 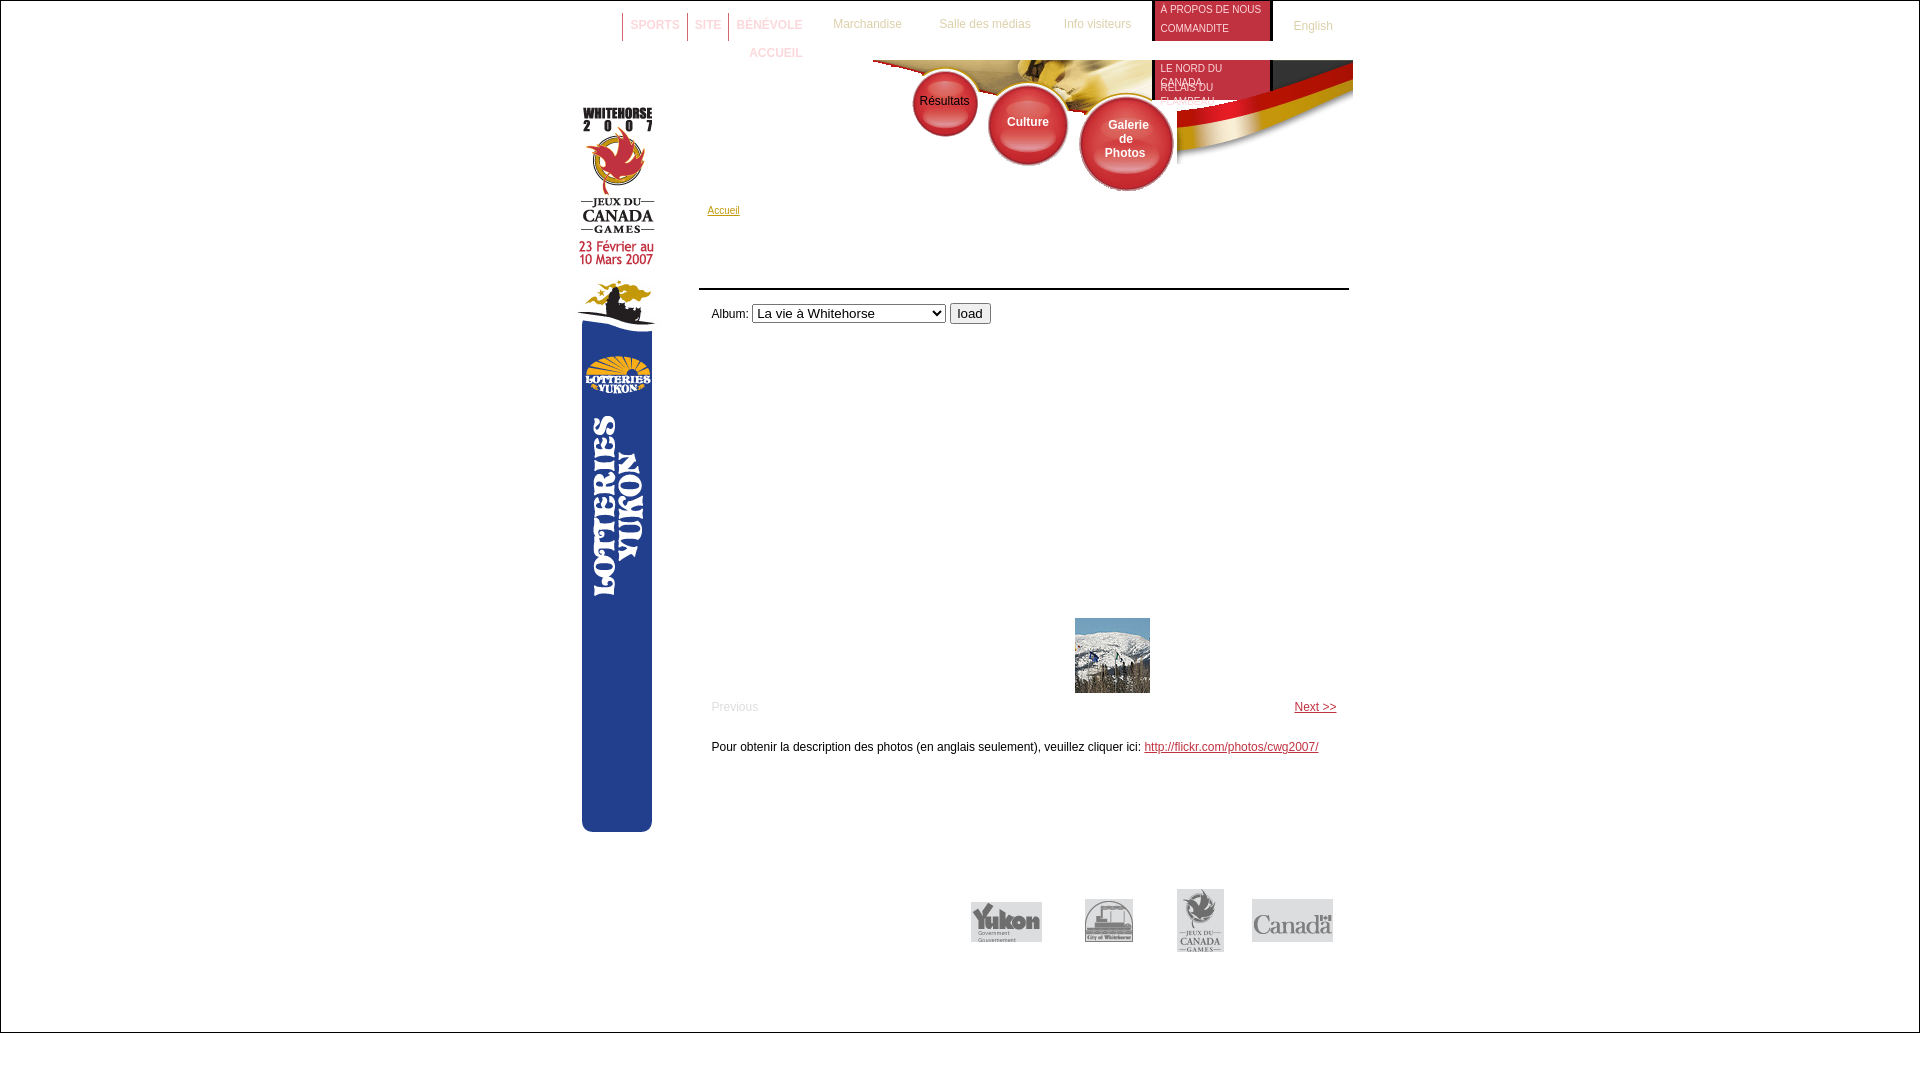 What do you see at coordinates (970, 313) in the screenshot?
I see `'load'` at bounding box center [970, 313].